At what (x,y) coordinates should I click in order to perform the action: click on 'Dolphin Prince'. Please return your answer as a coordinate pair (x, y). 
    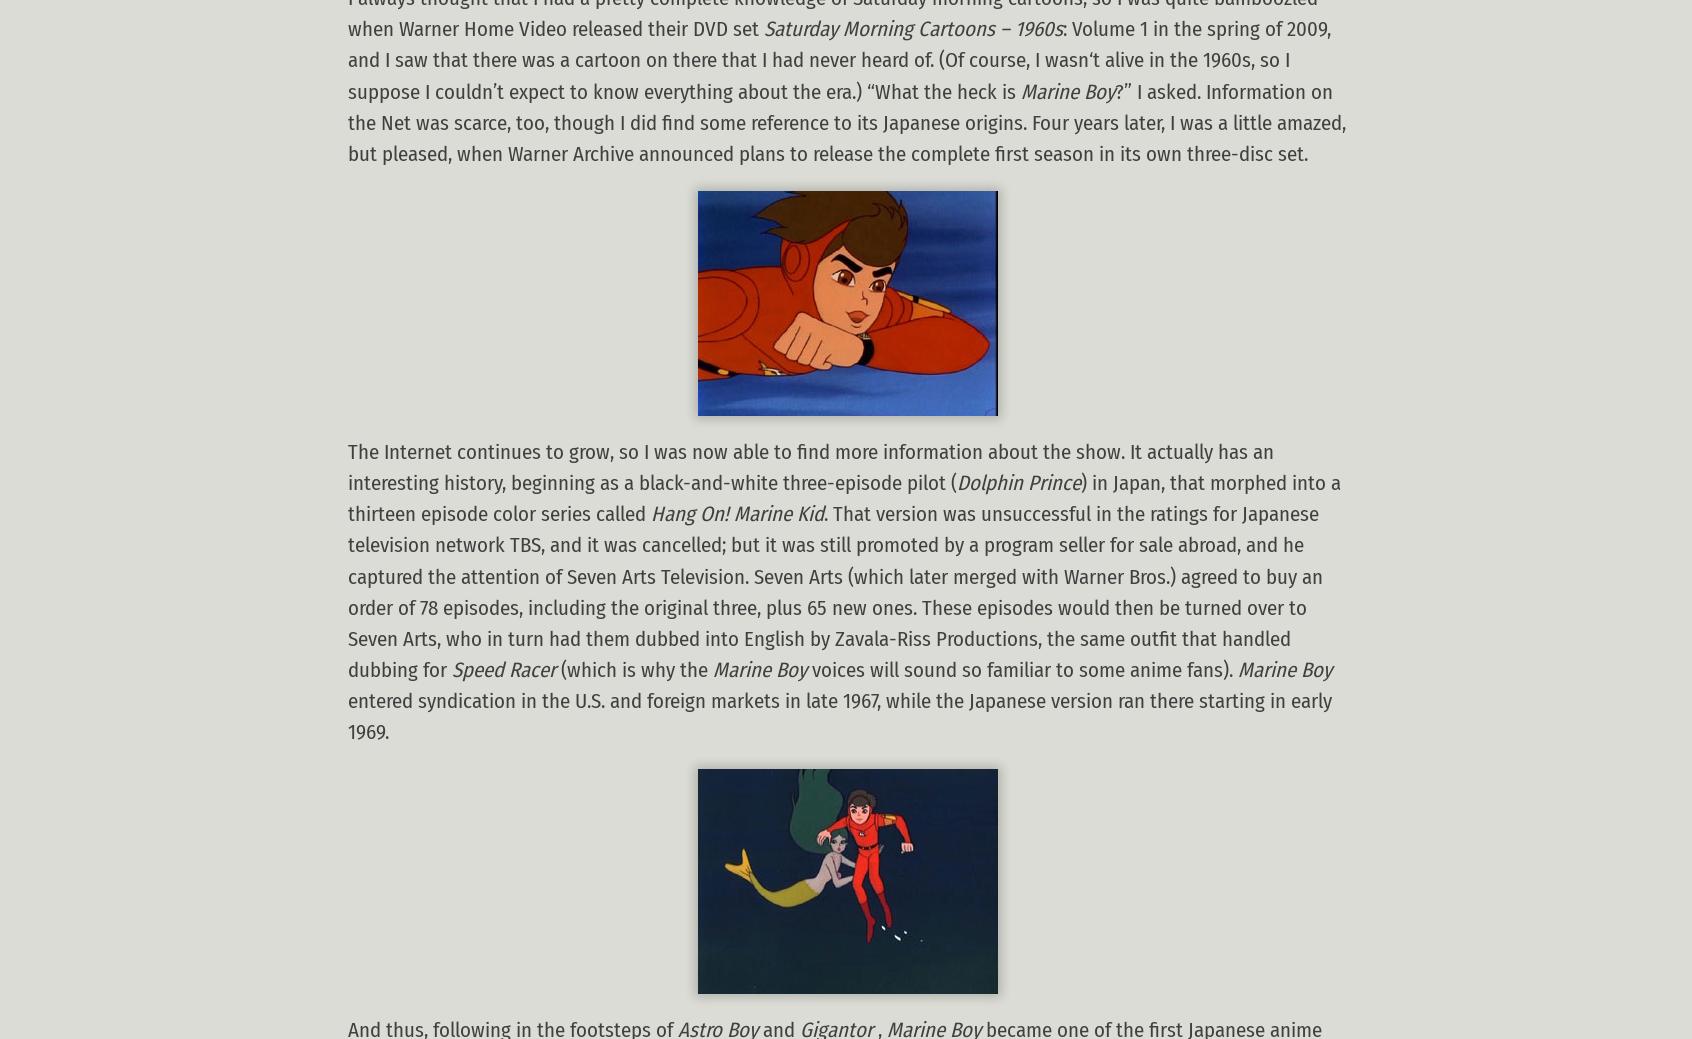
    Looking at the image, I should click on (956, 481).